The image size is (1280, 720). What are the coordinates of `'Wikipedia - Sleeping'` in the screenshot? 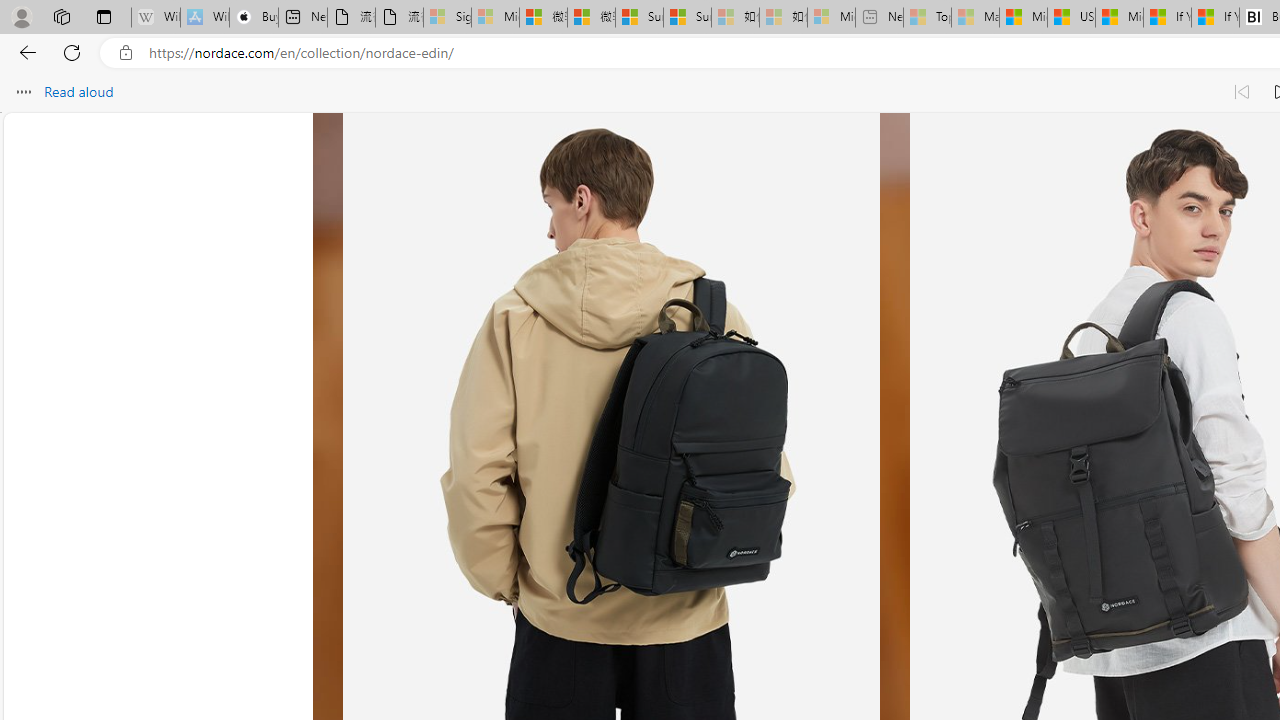 It's located at (155, 17).